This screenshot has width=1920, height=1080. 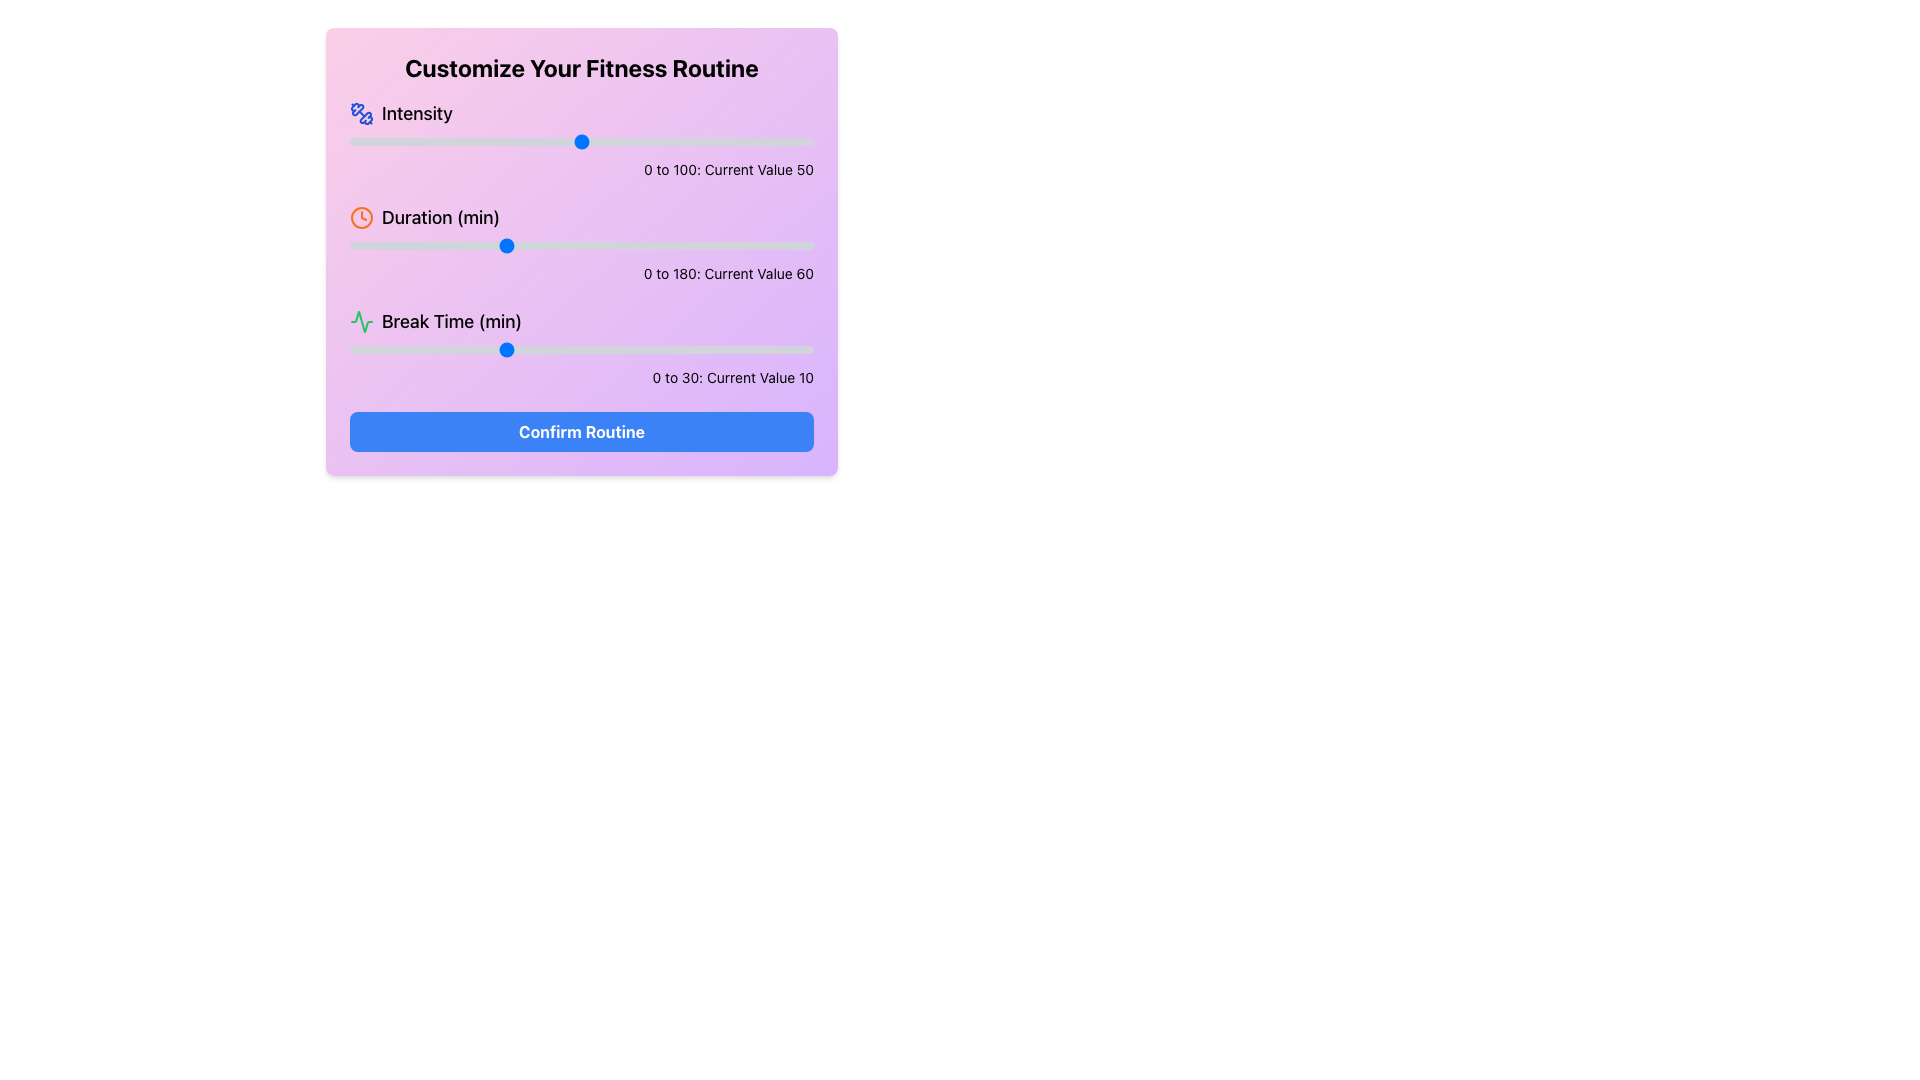 I want to click on duration, so click(x=751, y=245).